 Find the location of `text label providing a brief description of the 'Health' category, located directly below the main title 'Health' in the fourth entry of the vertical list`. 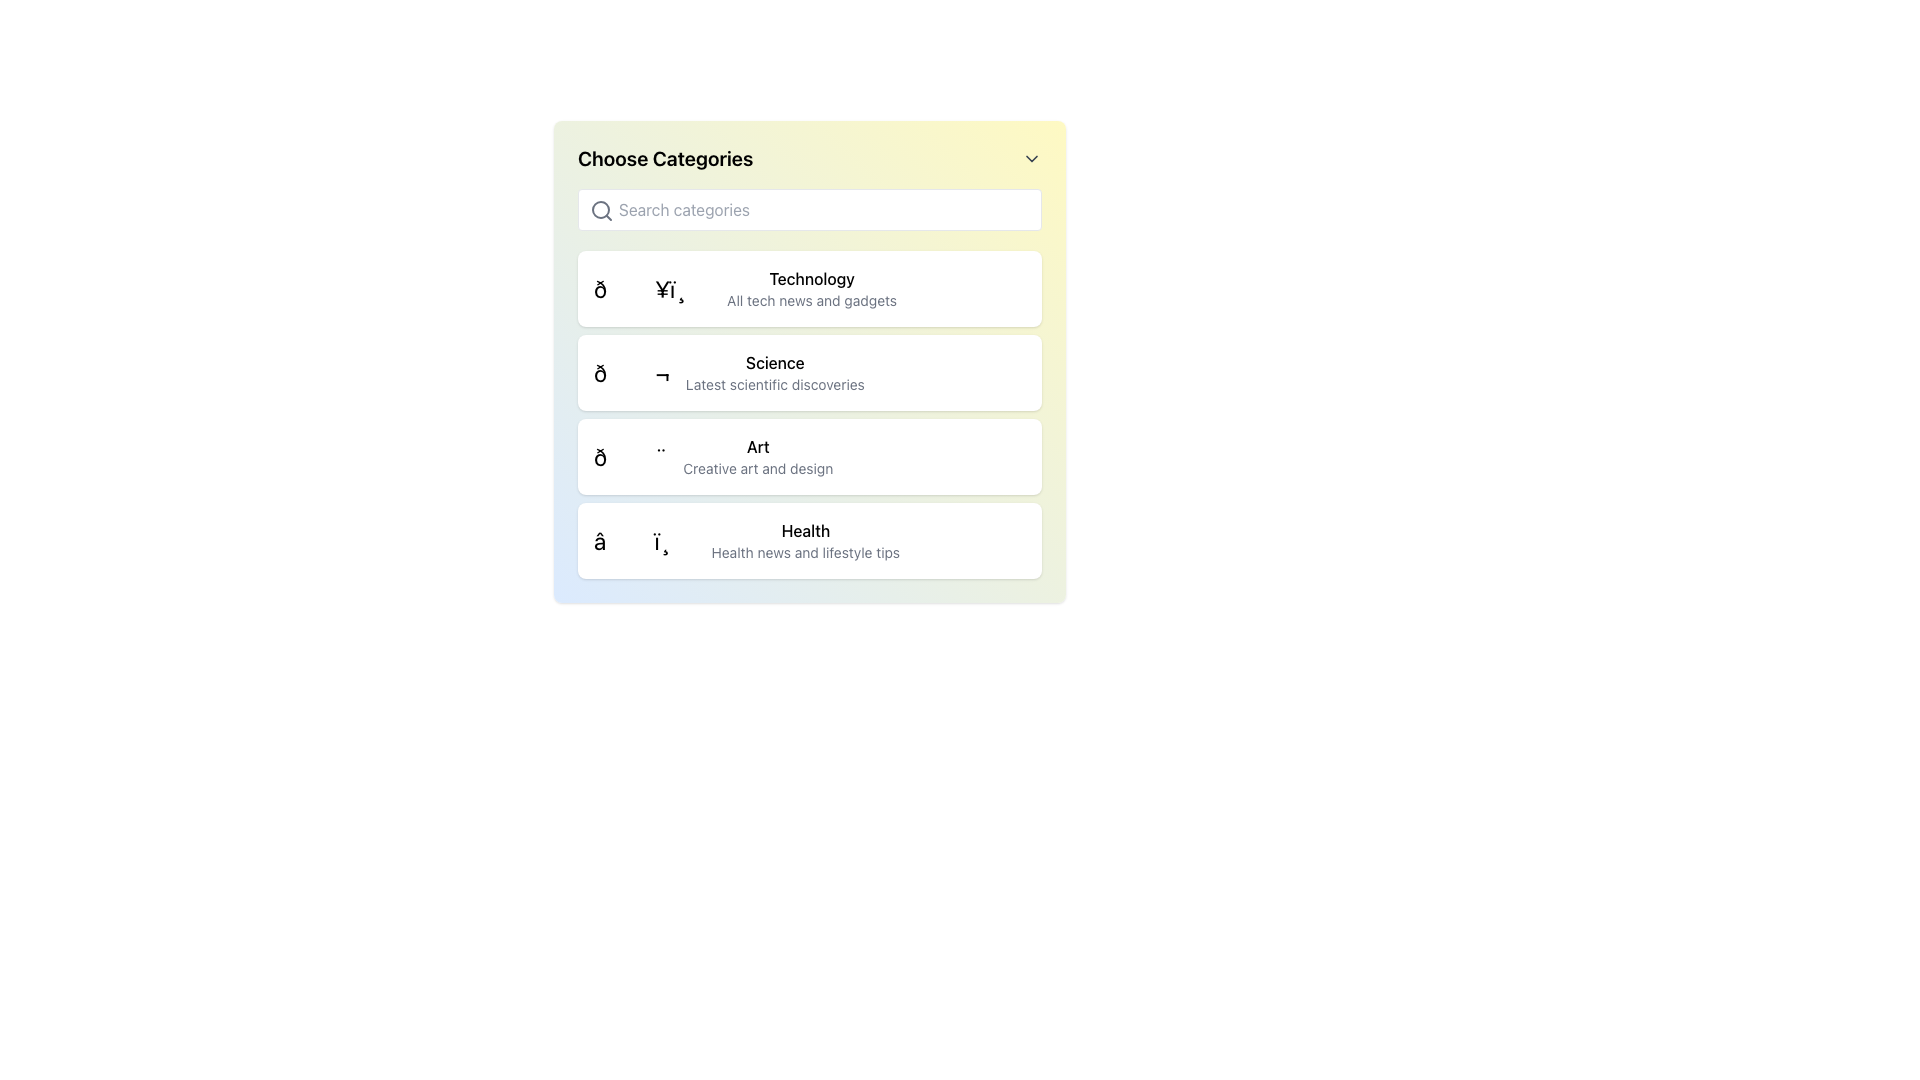

text label providing a brief description of the 'Health' category, located directly below the main title 'Health' in the fourth entry of the vertical list is located at coordinates (805, 552).